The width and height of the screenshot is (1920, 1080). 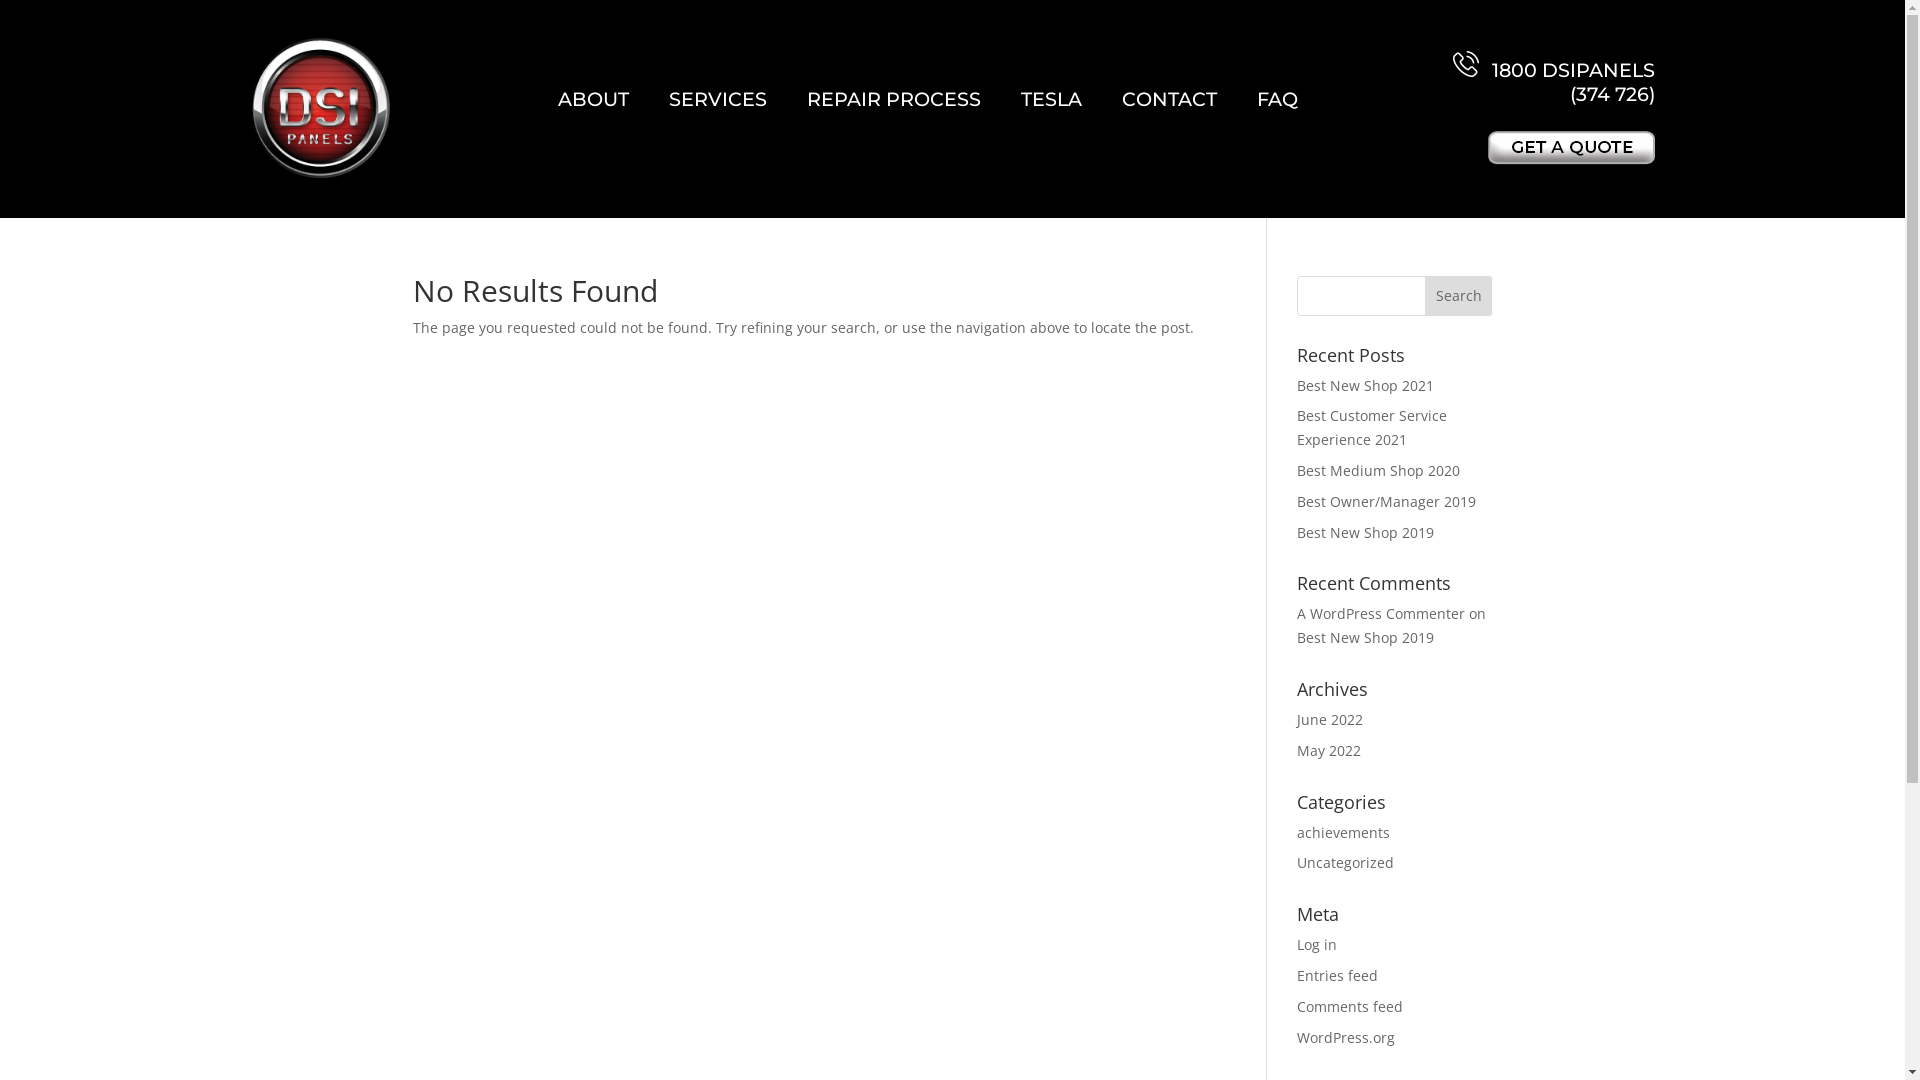 I want to click on 'Comments feed', so click(x=1349, y=1006).